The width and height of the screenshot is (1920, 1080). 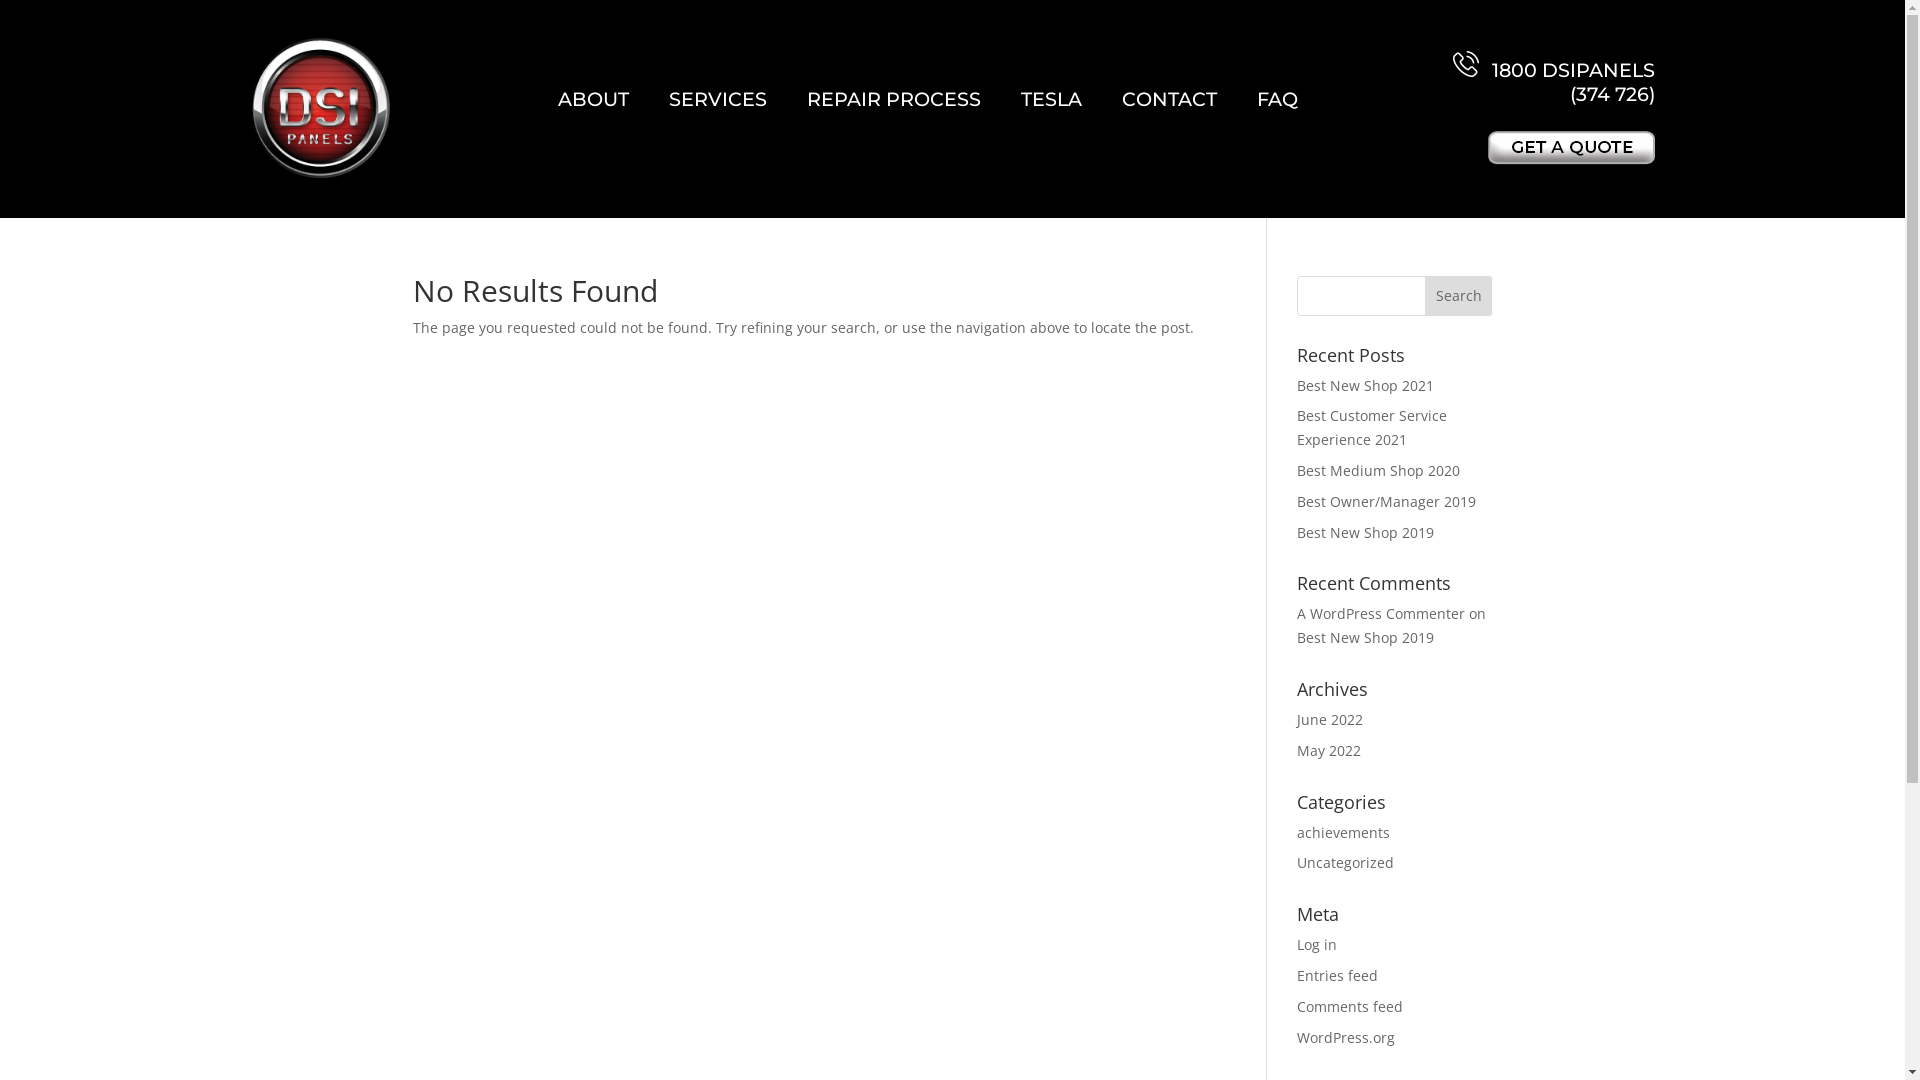 I want to click on 'Comments feed', so click(x=1349, y=1006).